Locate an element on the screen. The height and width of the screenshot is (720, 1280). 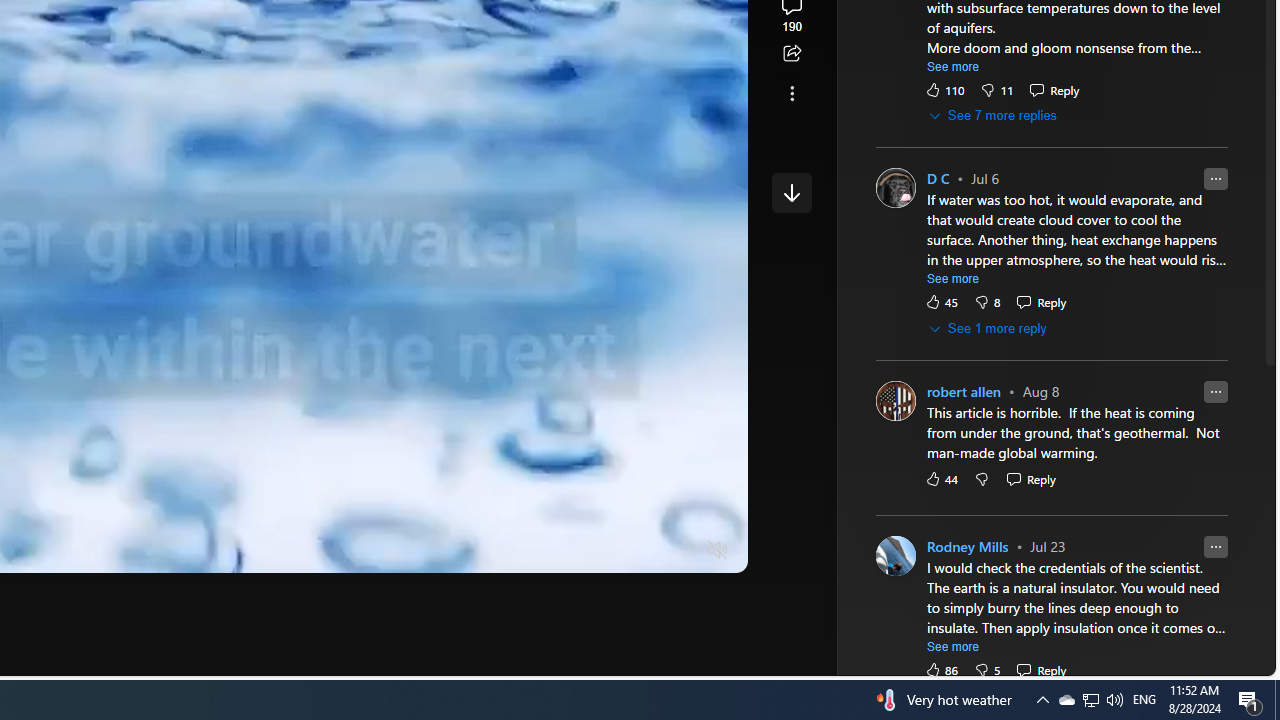
'44 Like' is located at coordinates (940, 479).